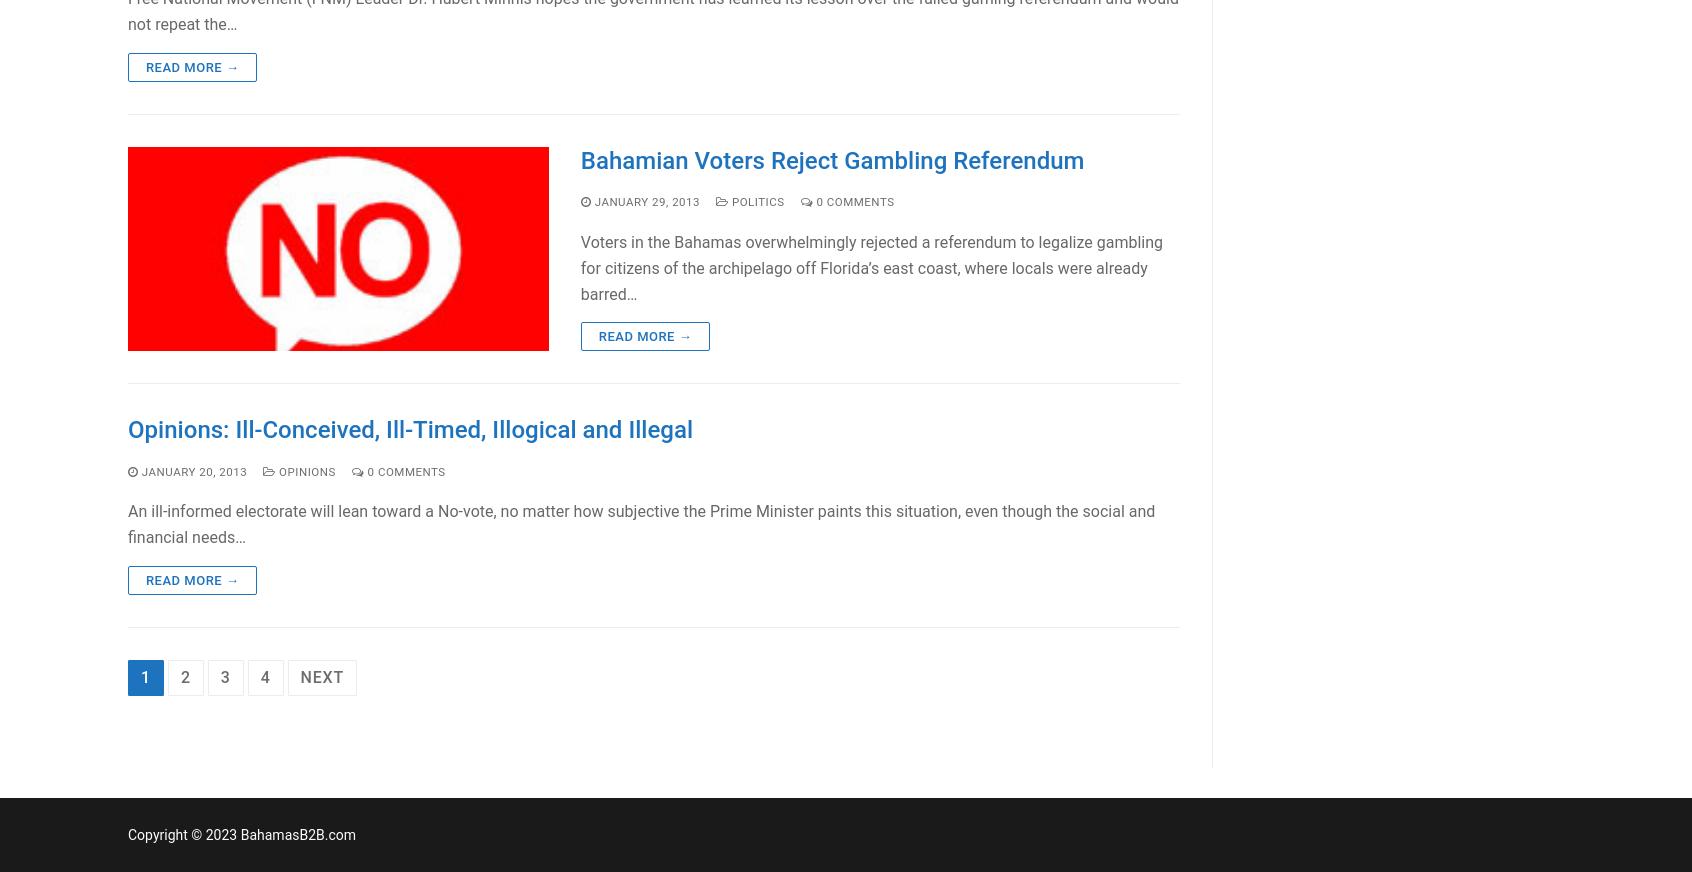  I want to click on 'Politics', so click(754, 200).